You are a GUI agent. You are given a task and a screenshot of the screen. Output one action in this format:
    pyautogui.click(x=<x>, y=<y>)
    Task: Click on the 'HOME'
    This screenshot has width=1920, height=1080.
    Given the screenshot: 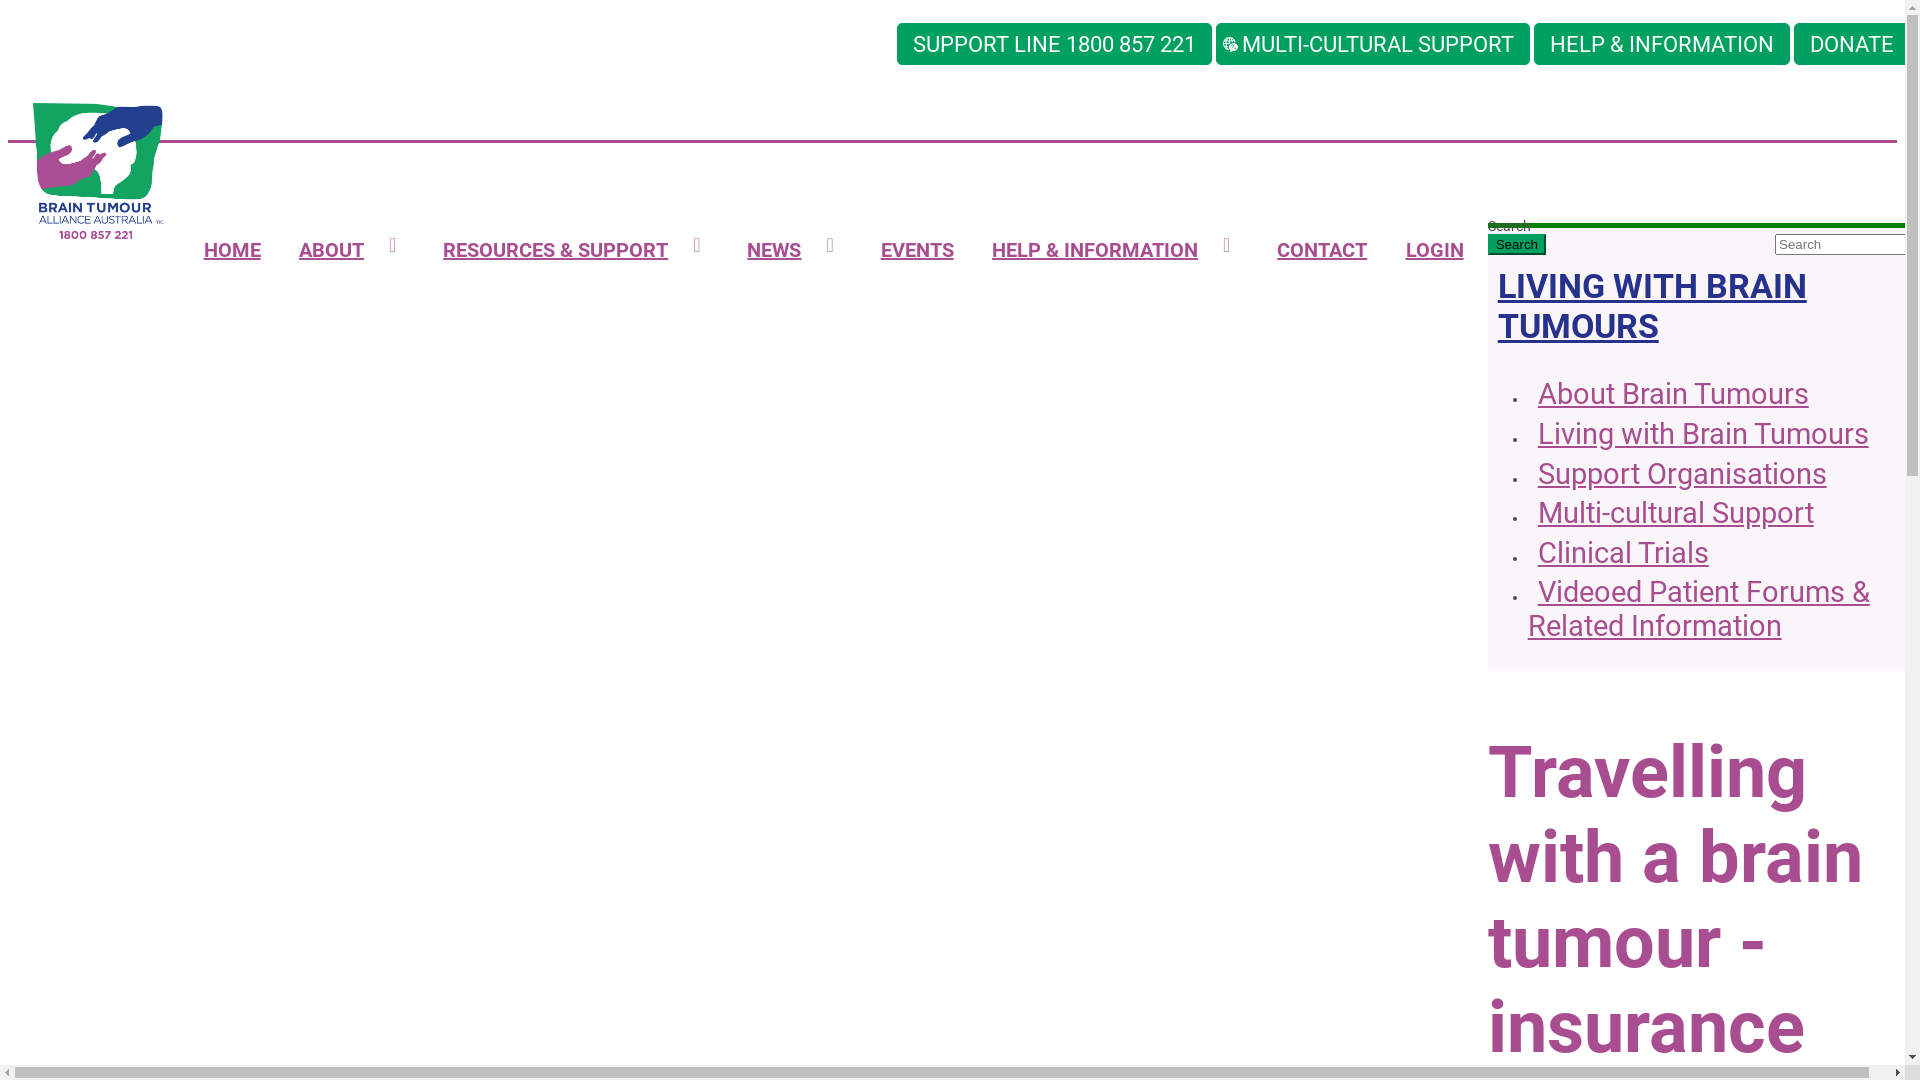 What is the action you would take?
    pyautogui.click(x=231, y=249)
    